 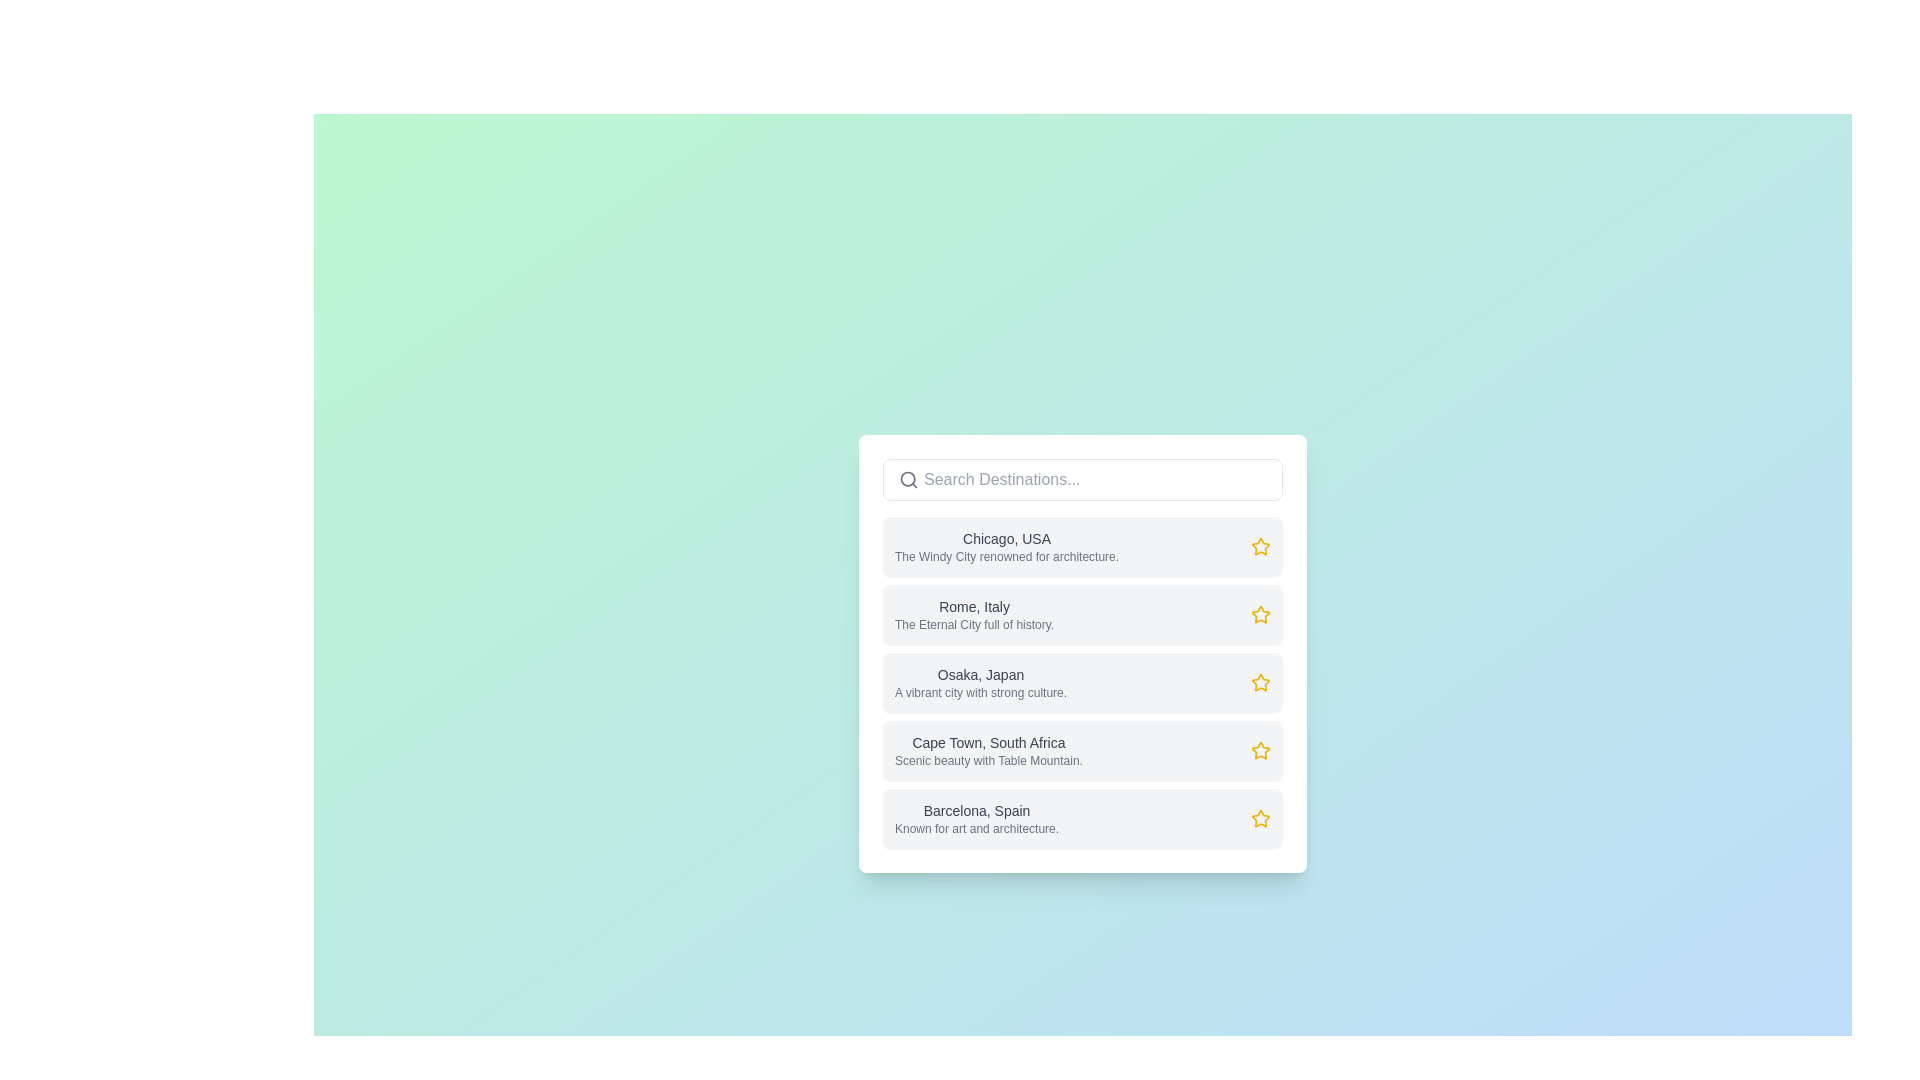 I want to click on the text label displaying 'Osaka, Japan', which is the main title of the third destination entry in the list, so click(x=981, y=675).